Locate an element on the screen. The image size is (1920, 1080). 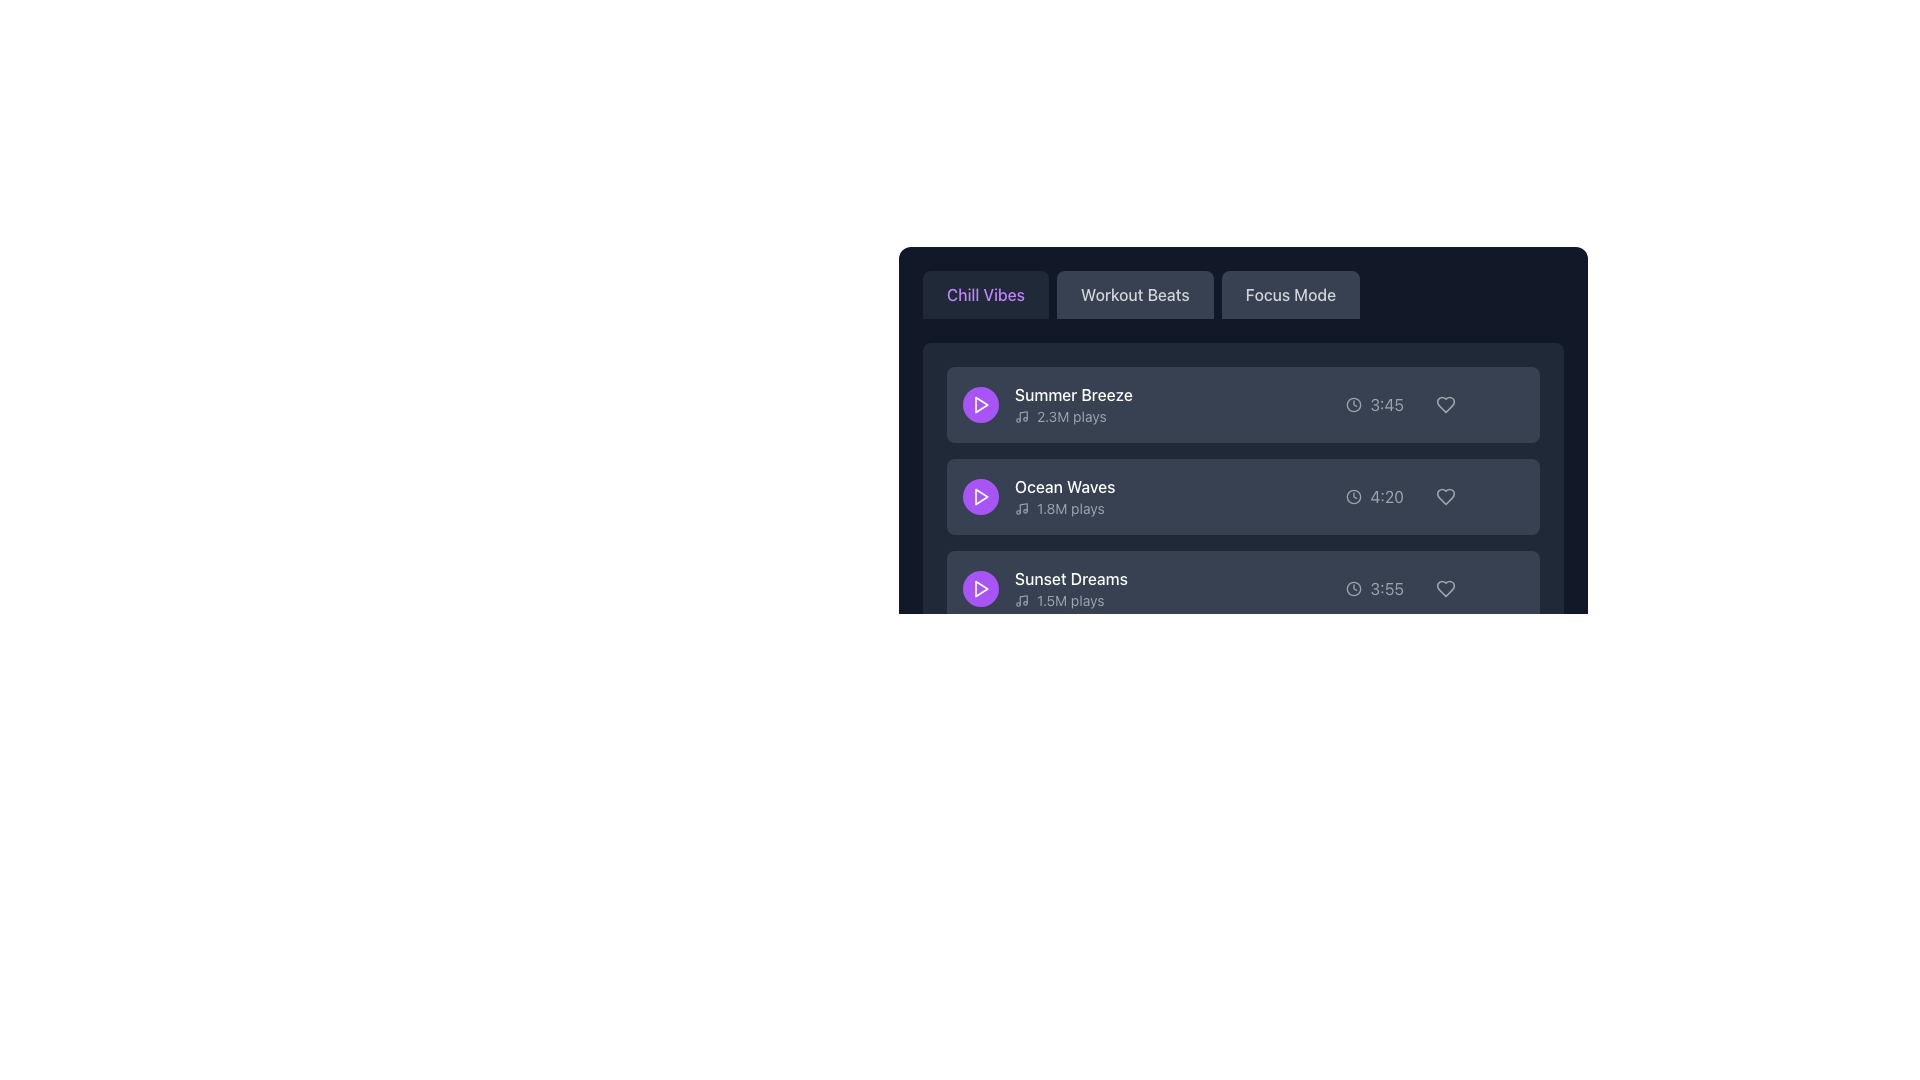
the circular purple button with a triangular white play icon at its center to play the song 'Summer Breeze' is located at coordinates (980, 405).